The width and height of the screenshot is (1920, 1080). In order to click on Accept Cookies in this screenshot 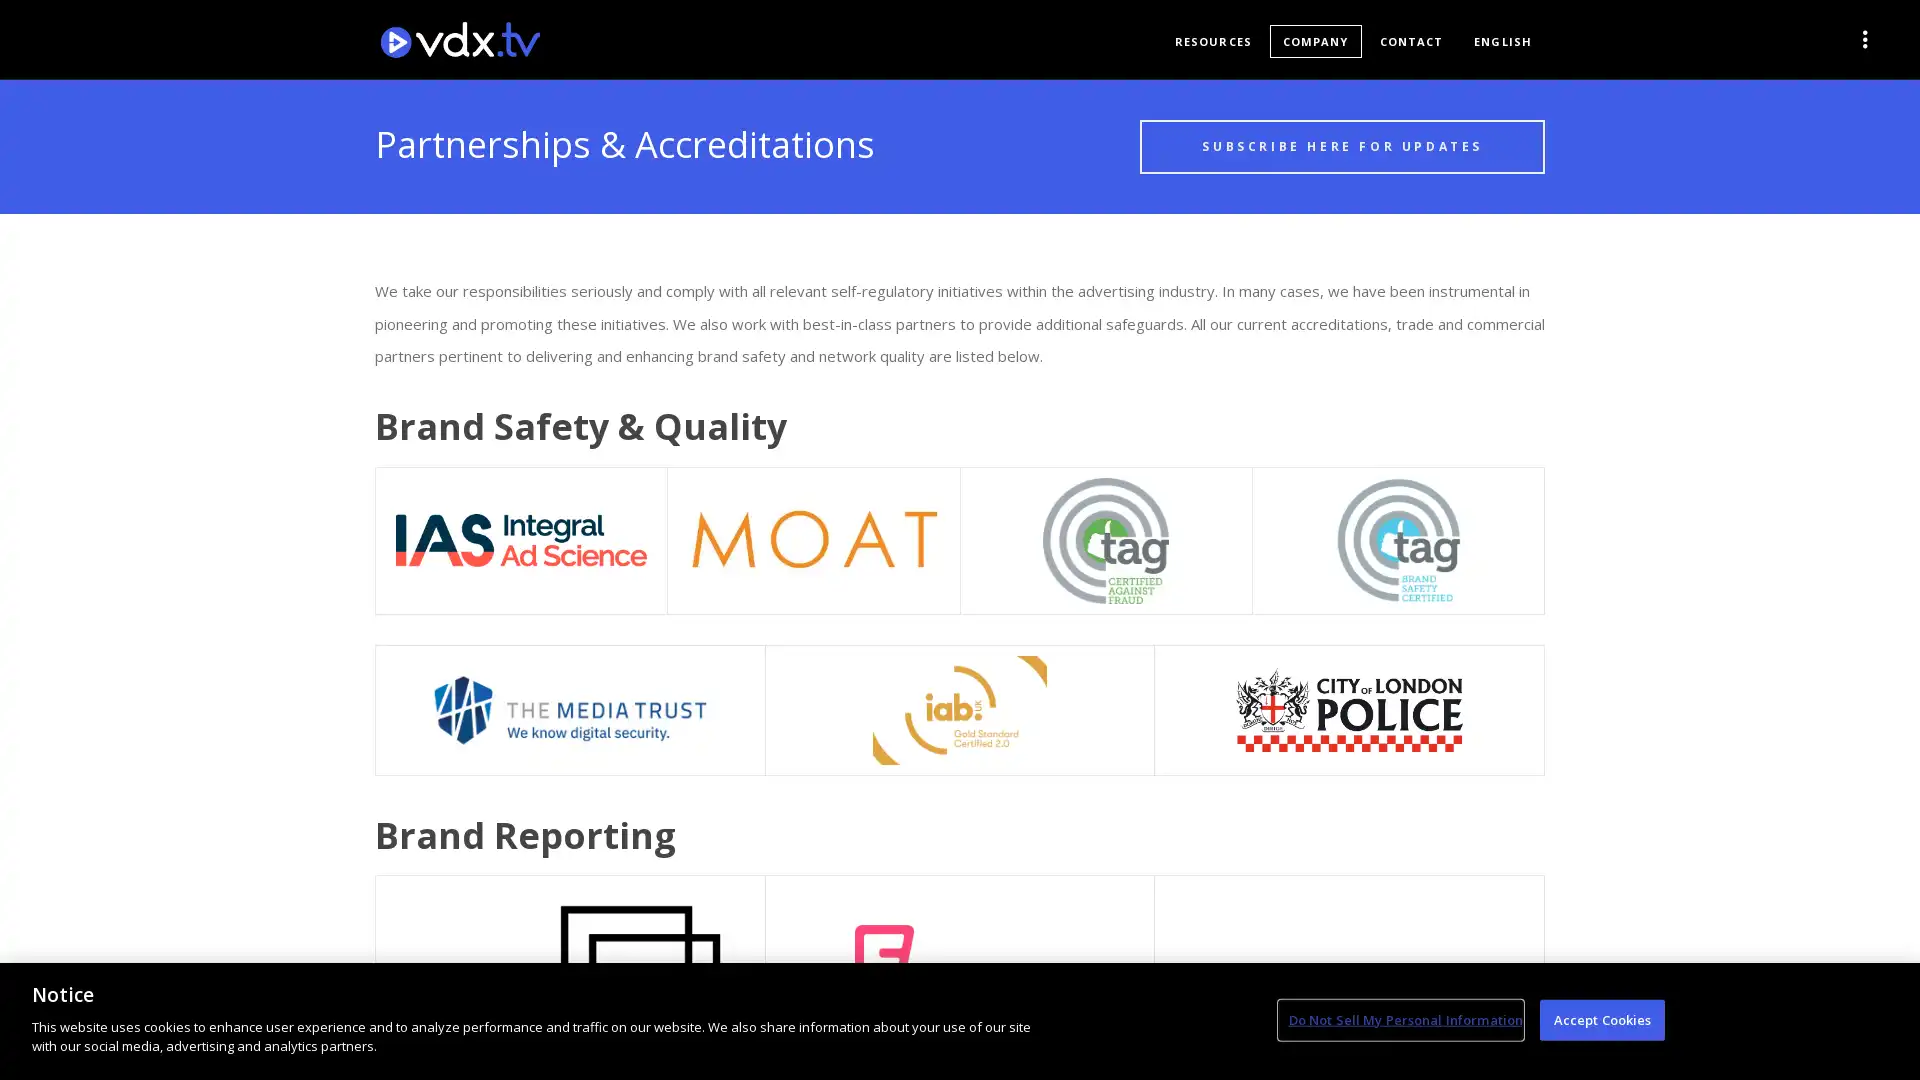, I will do `click(1602, 1019)`.